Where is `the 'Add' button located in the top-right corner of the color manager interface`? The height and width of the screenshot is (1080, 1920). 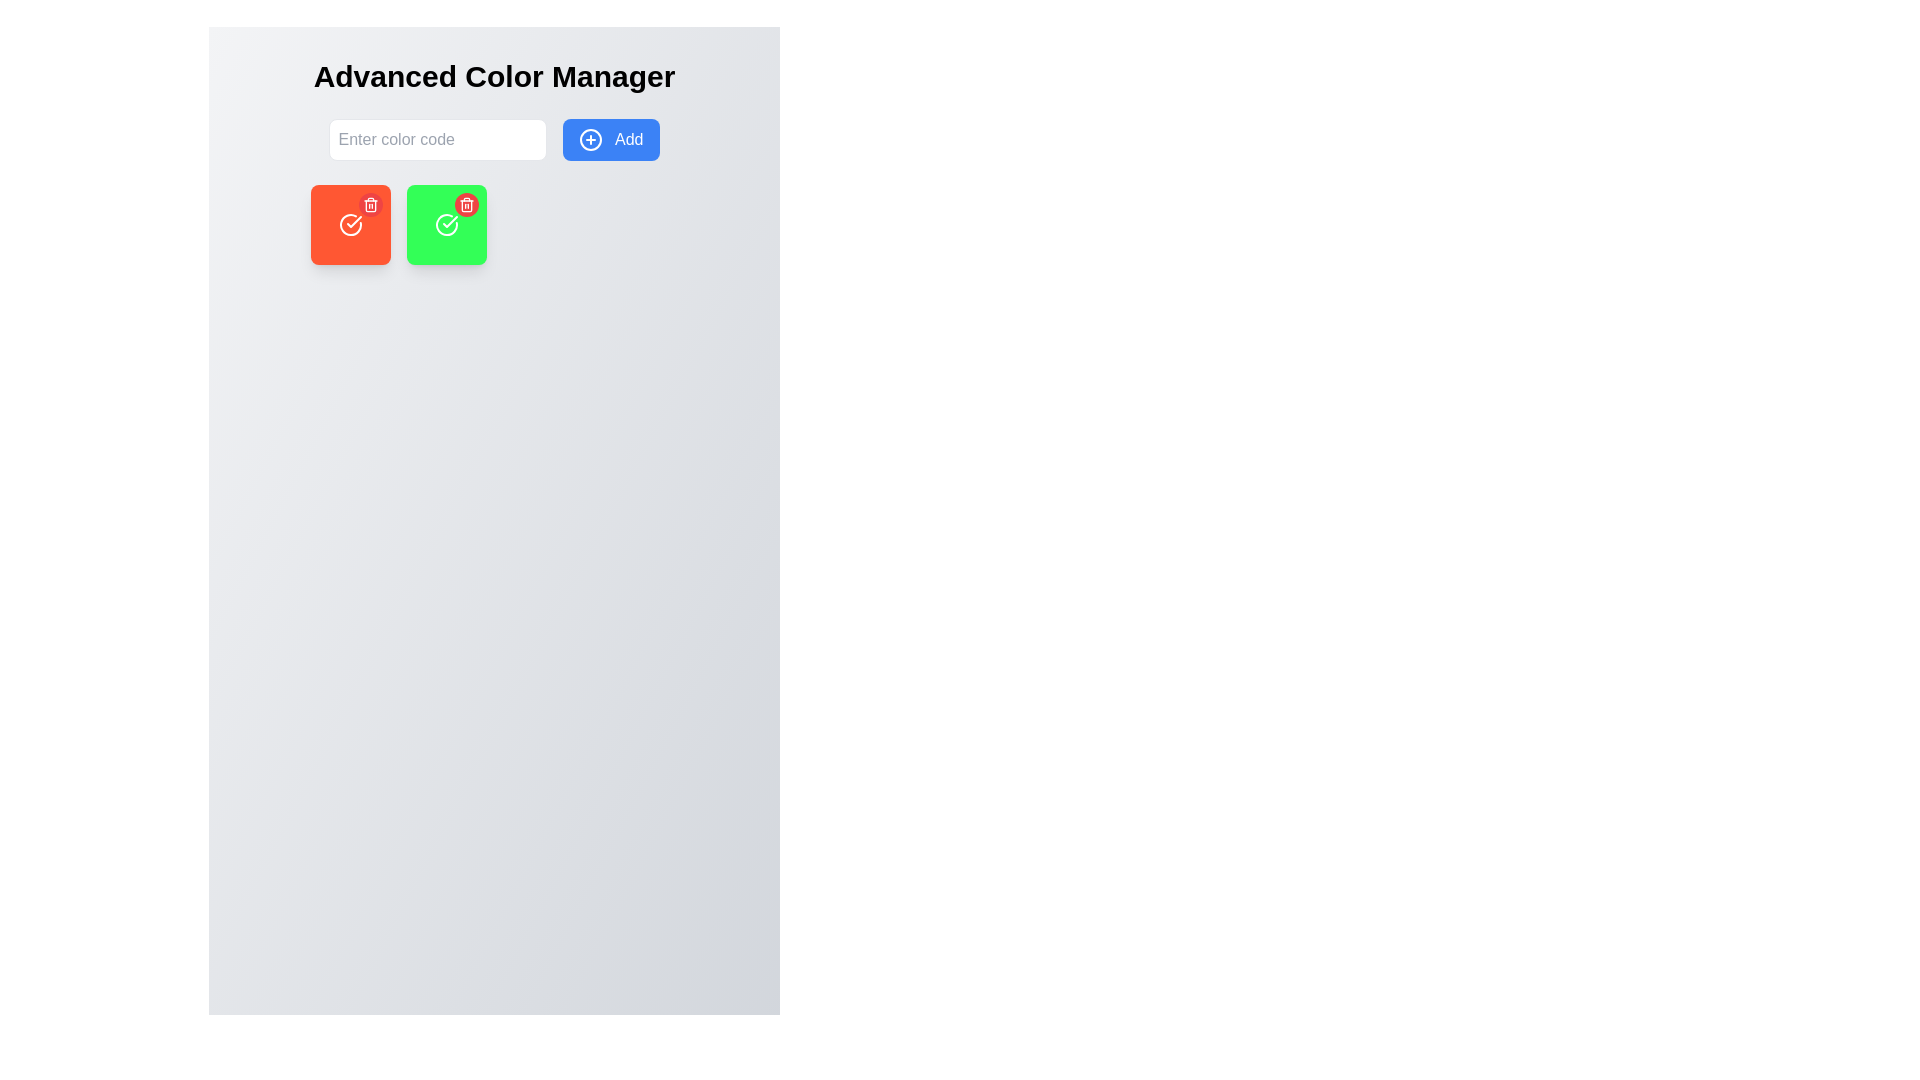 the 'Add' button located in the top-right corner of the color manager interface is located at coordinates (610, 138).